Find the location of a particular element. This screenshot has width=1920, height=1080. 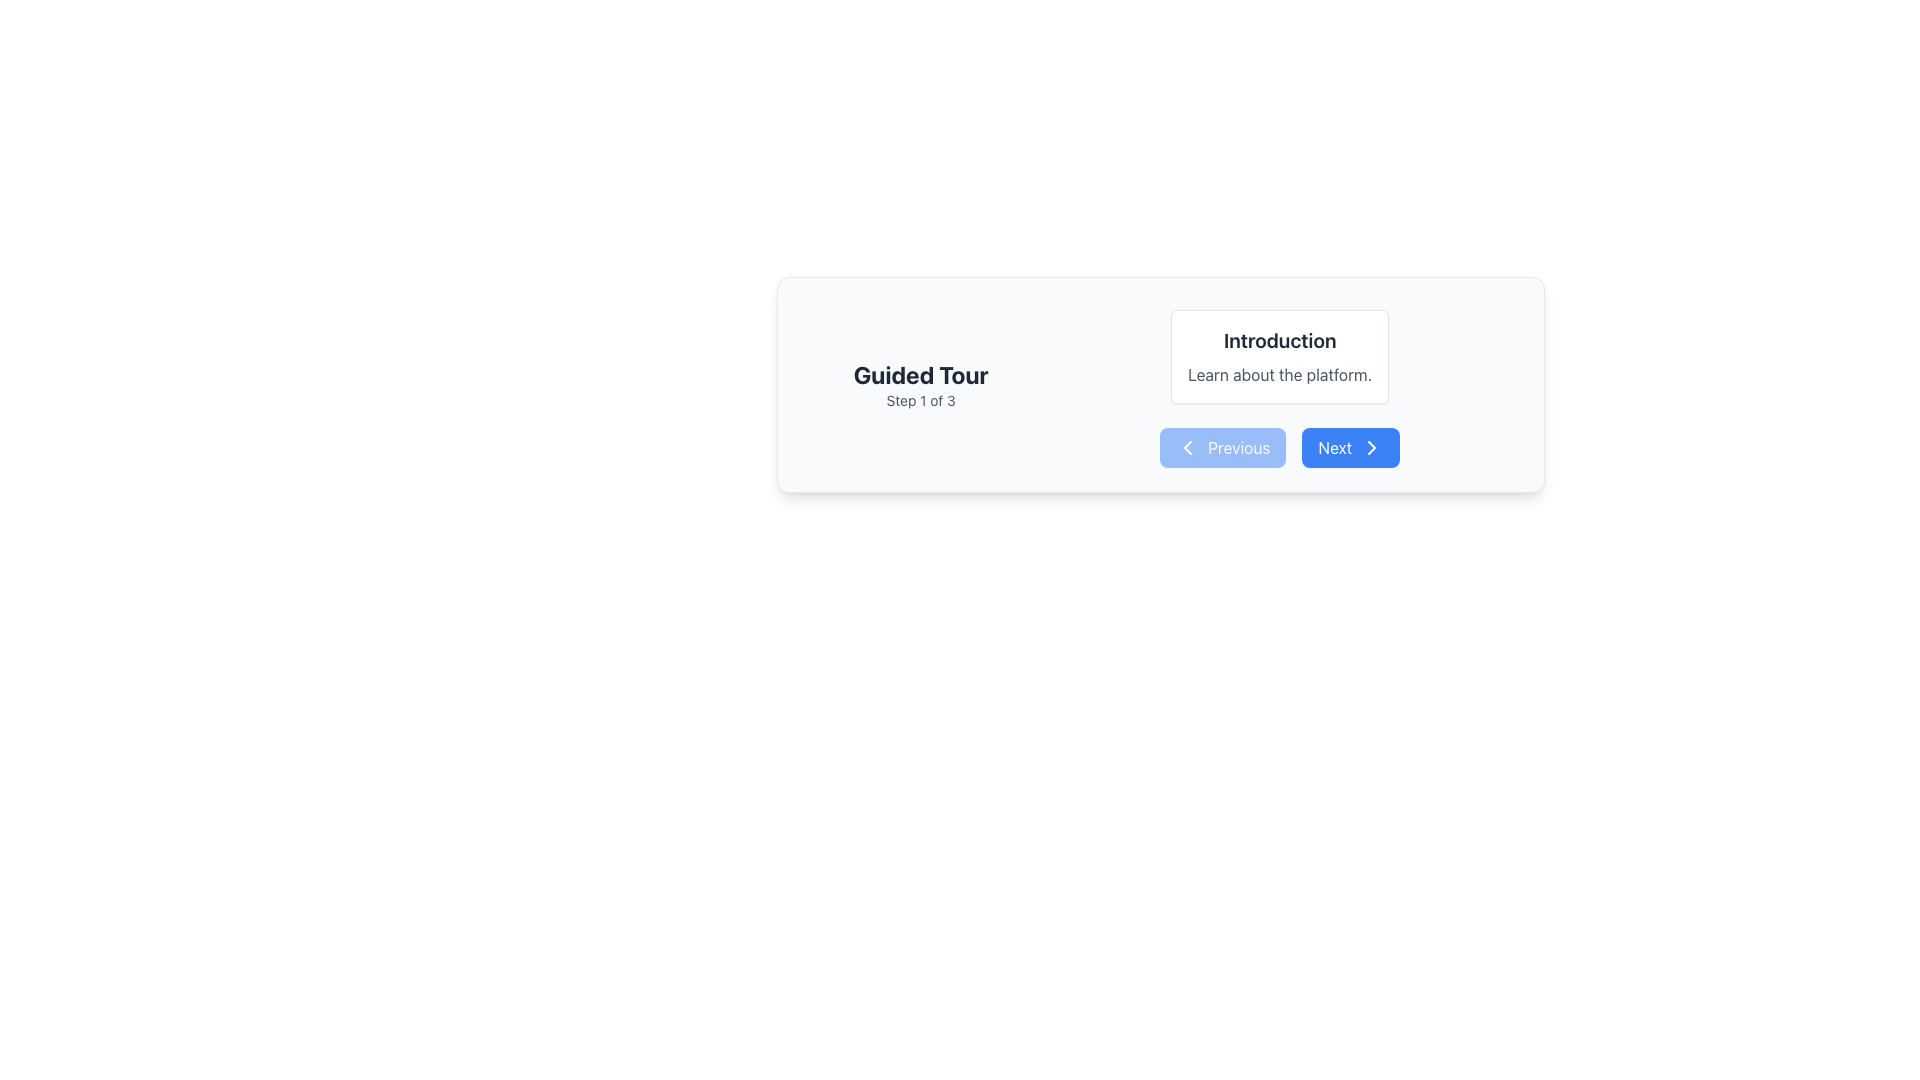

text label styled with a large bold font displaying 'Introduction', located at the top of a white, rounded, shadowed card is located at coordinates (1280, 339).